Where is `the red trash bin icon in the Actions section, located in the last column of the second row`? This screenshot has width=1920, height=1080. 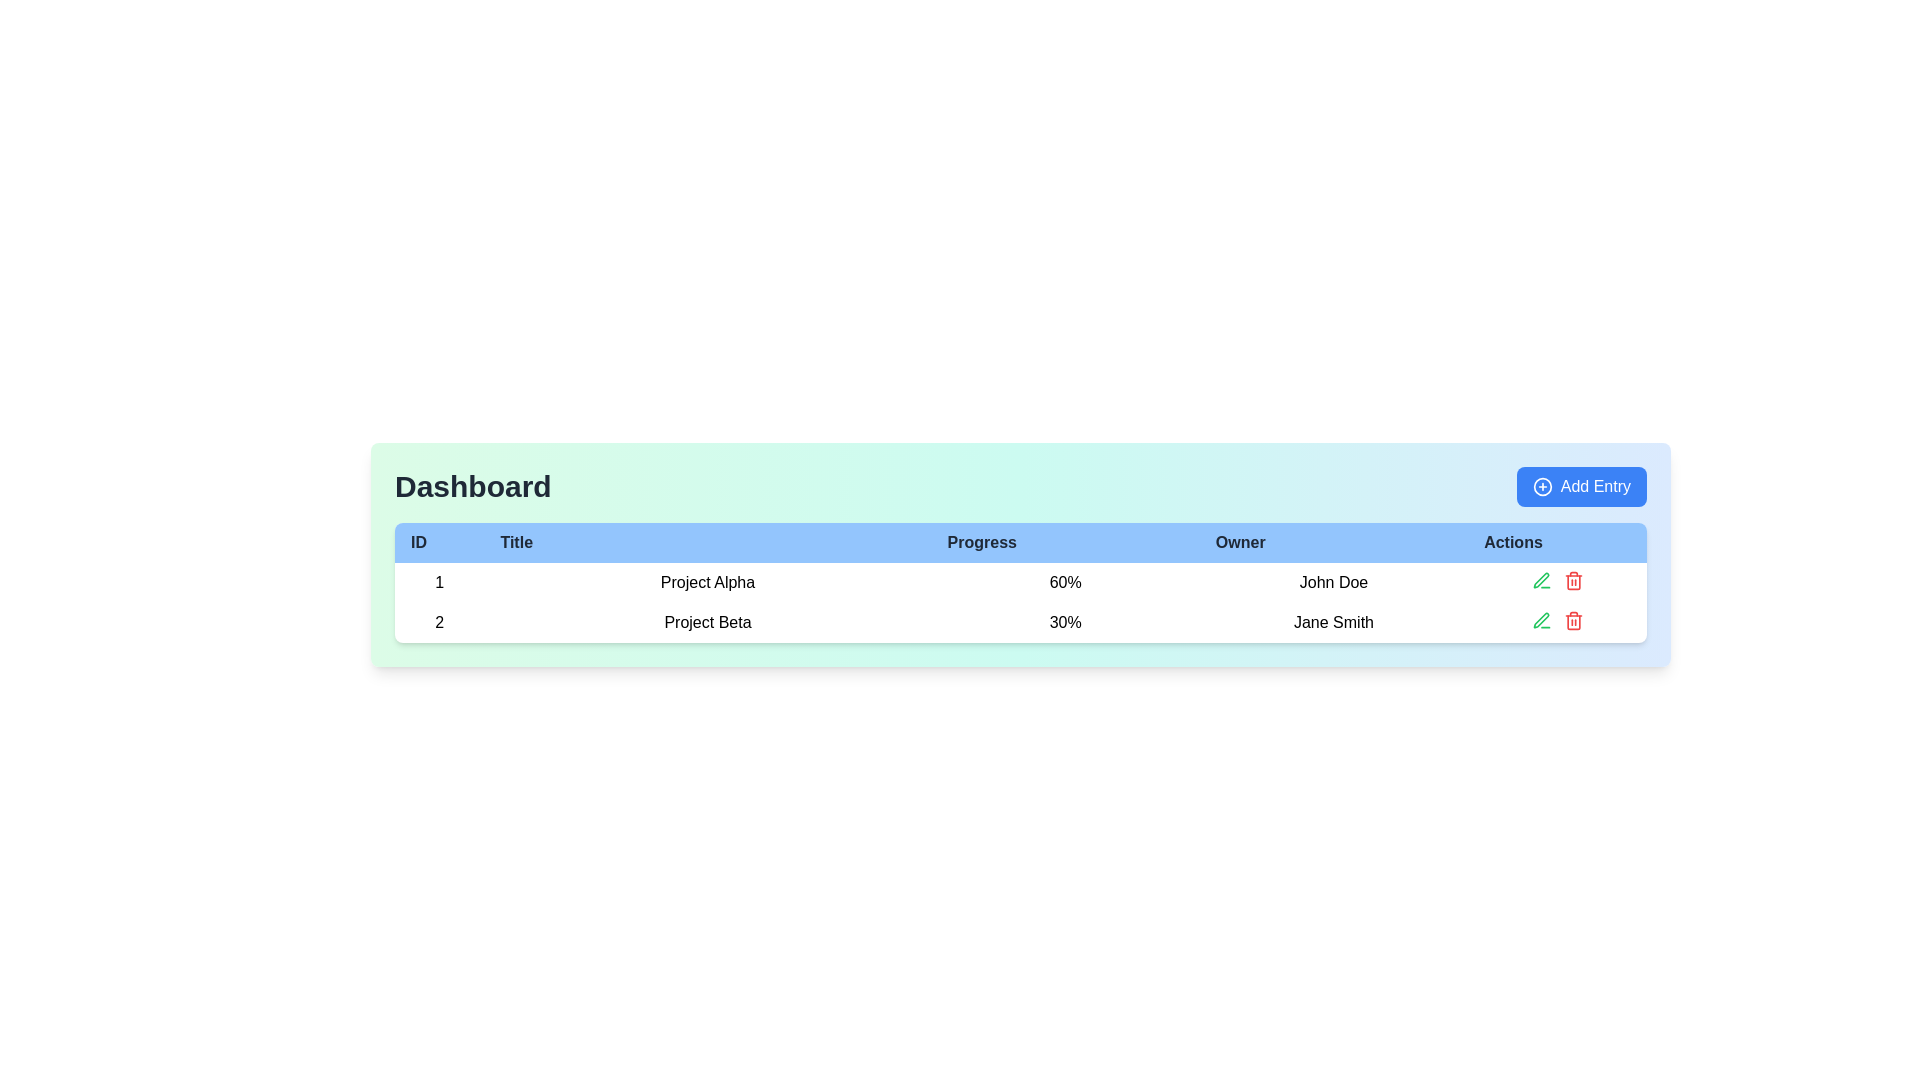
the red trash bin icon in the Actions section, located in the last column of the second row is located at coordinates (1572, 620).